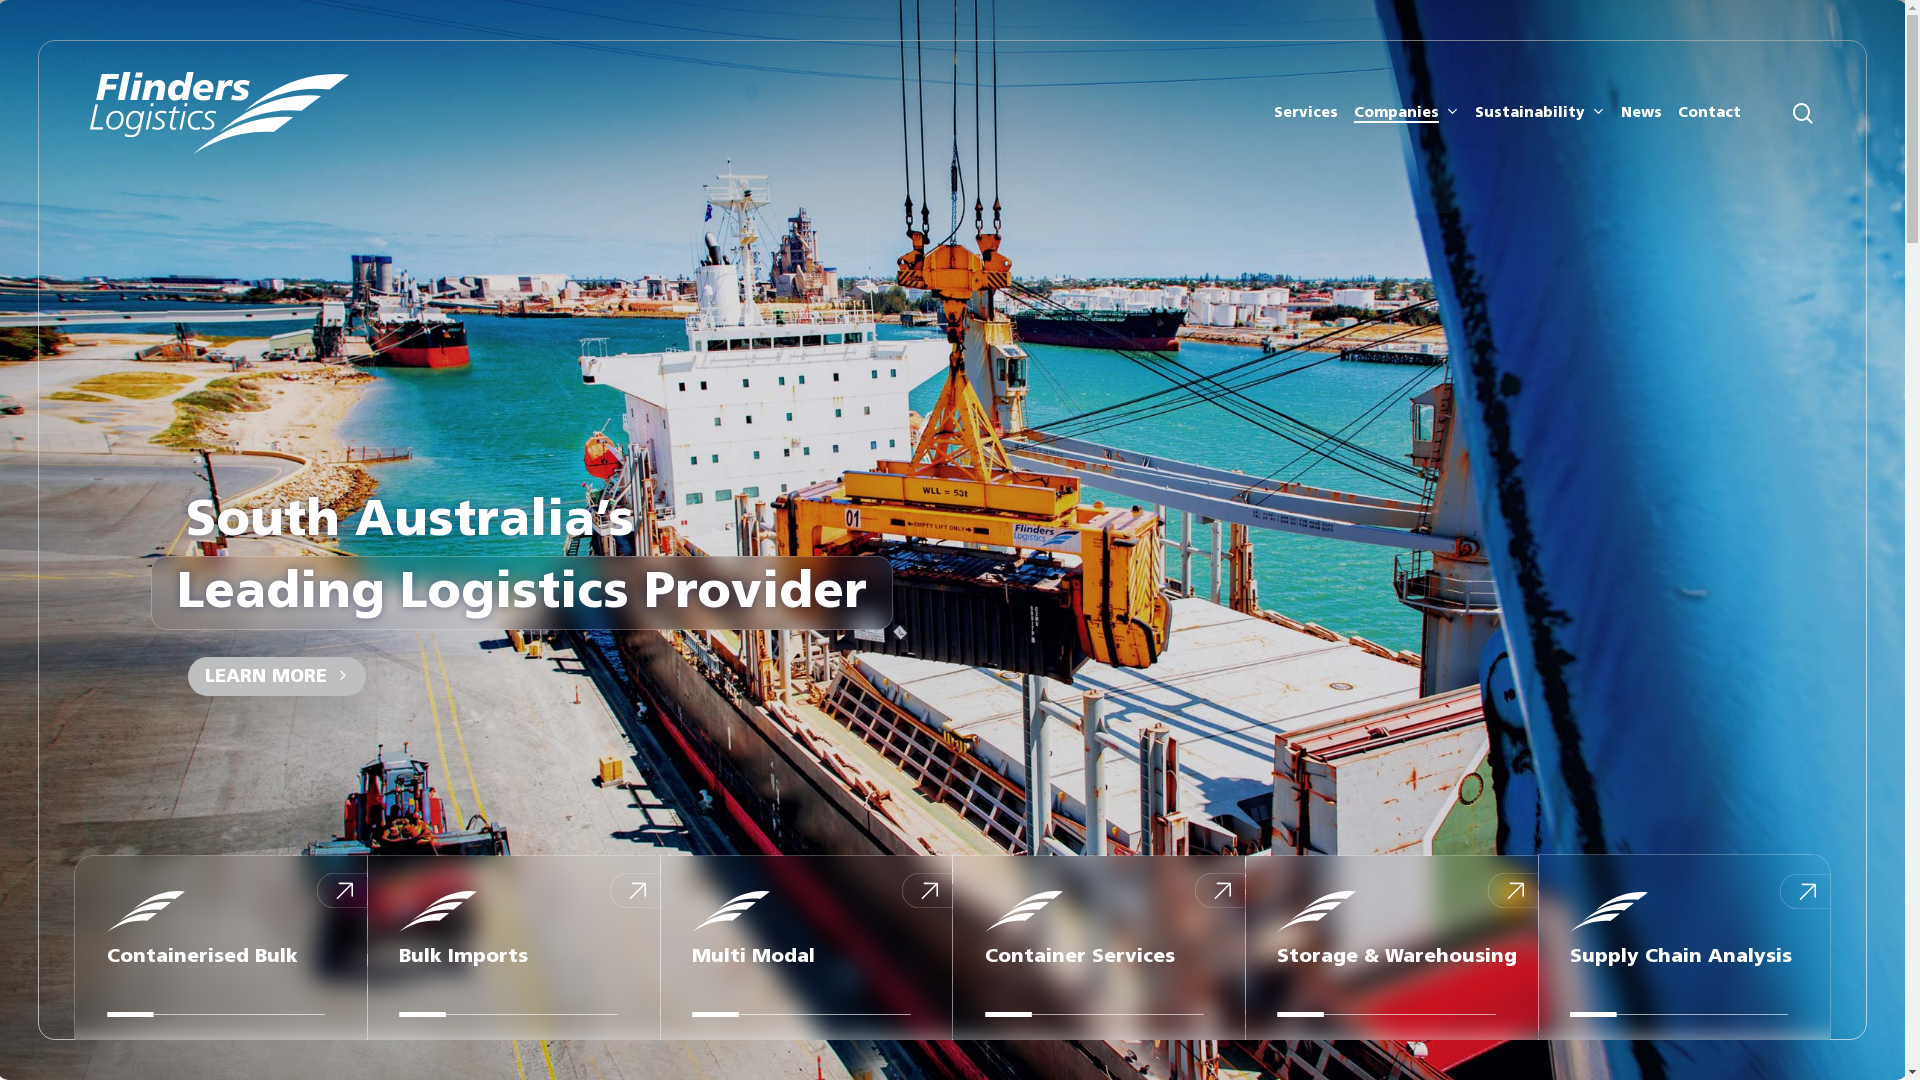 The width and height of the screenshot is (1920, 1080). What do you see at coordinates (1305, 112) in the screenshot?
I see `'Services'` at bounding box center [1305, 112].